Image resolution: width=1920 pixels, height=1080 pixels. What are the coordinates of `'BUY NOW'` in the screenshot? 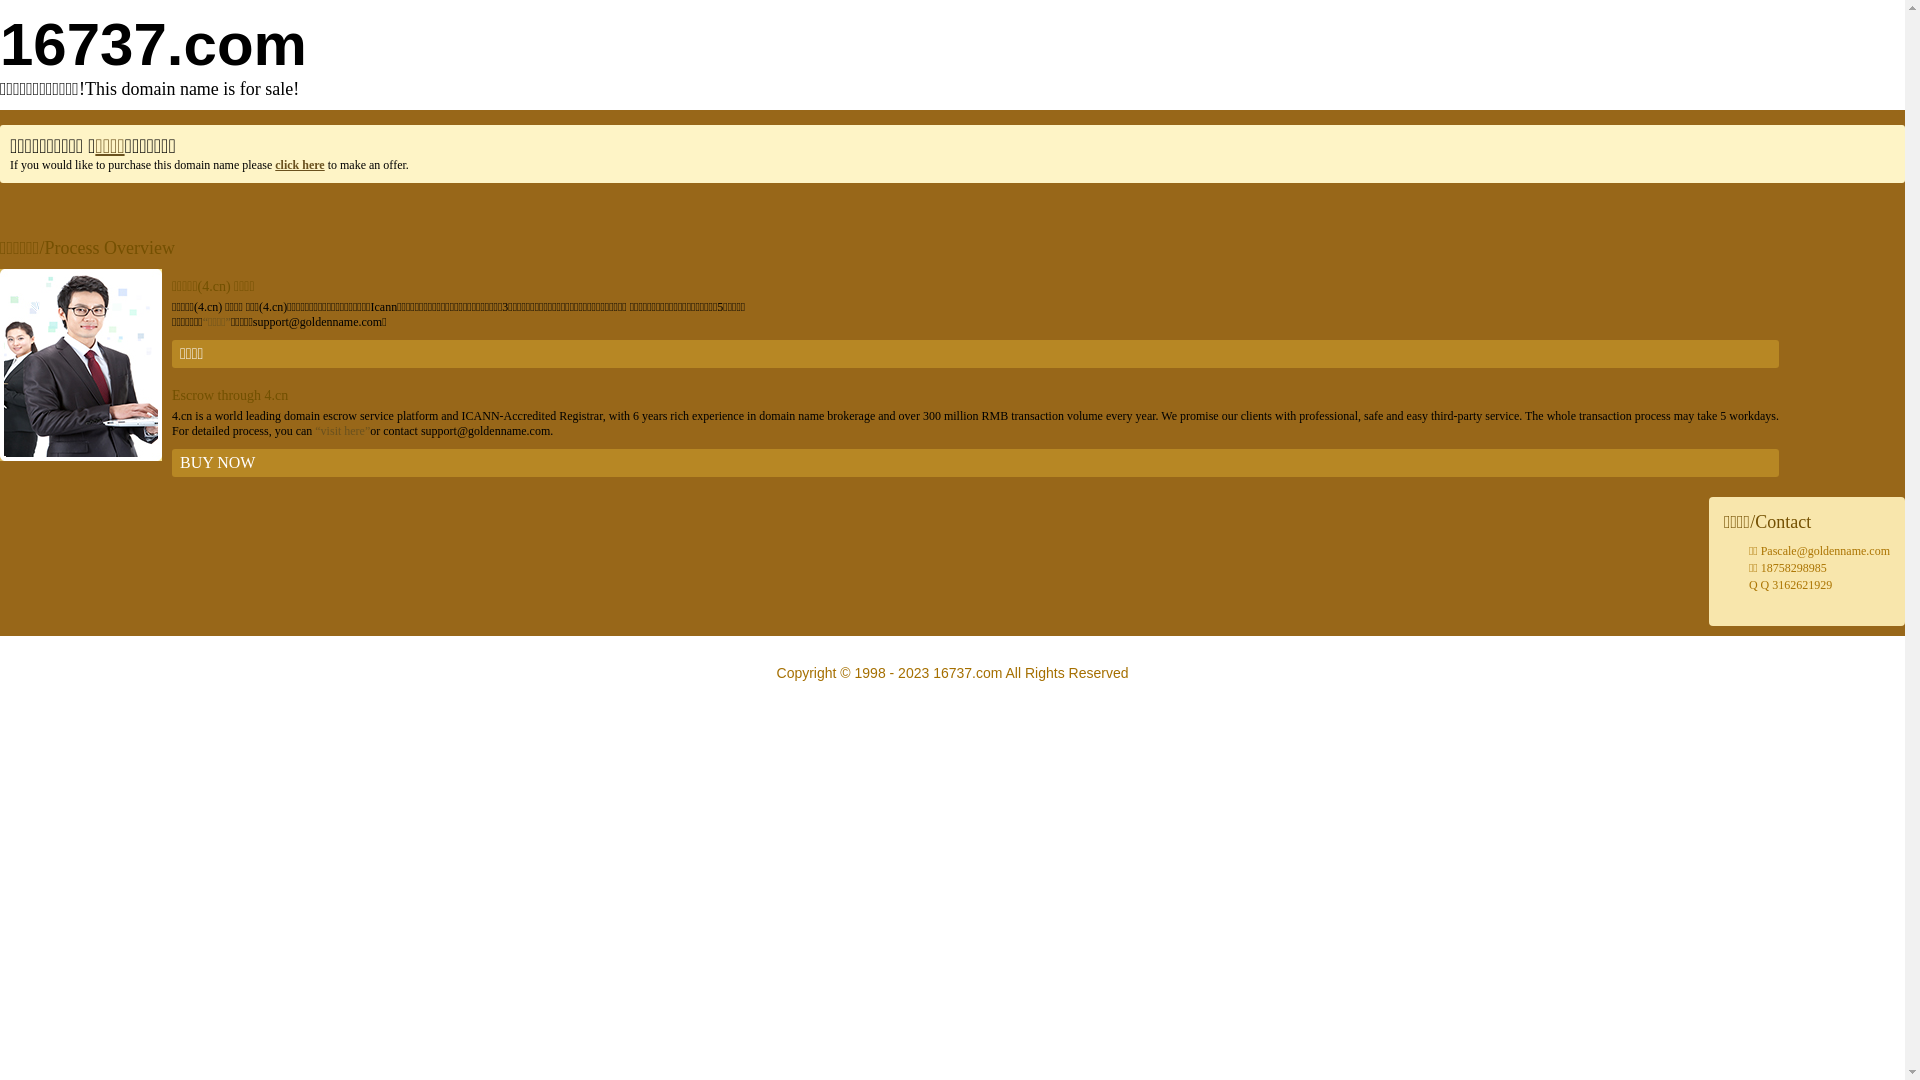 It's located at (975, 462).